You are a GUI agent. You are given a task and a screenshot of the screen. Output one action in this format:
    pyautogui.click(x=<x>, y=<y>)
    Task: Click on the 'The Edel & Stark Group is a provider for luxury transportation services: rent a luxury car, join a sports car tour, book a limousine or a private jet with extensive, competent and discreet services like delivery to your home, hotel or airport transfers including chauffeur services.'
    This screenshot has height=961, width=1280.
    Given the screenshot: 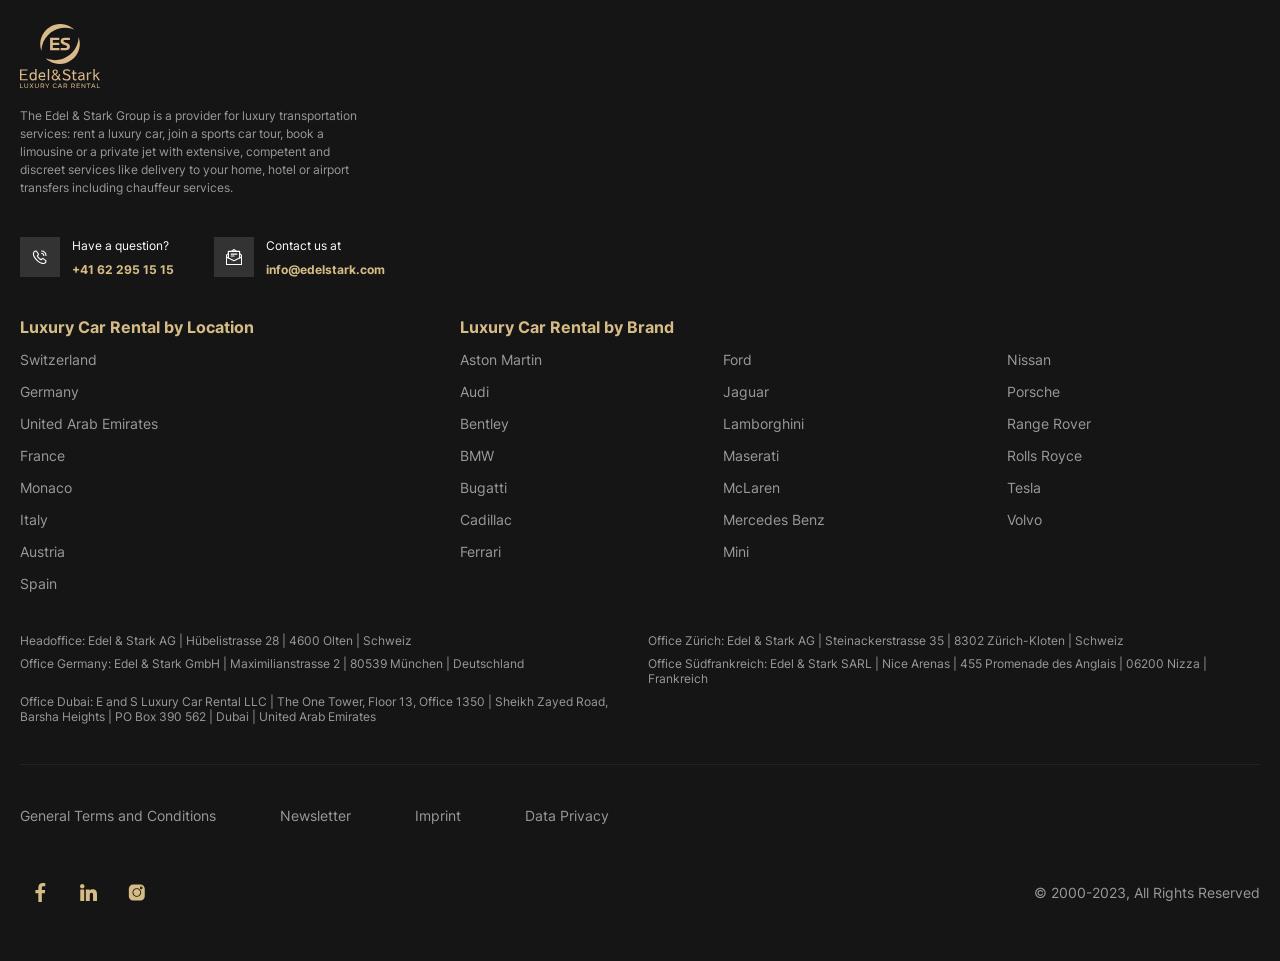 What is the action you would take?
    pyautogui.click(x=19, y=149)
    